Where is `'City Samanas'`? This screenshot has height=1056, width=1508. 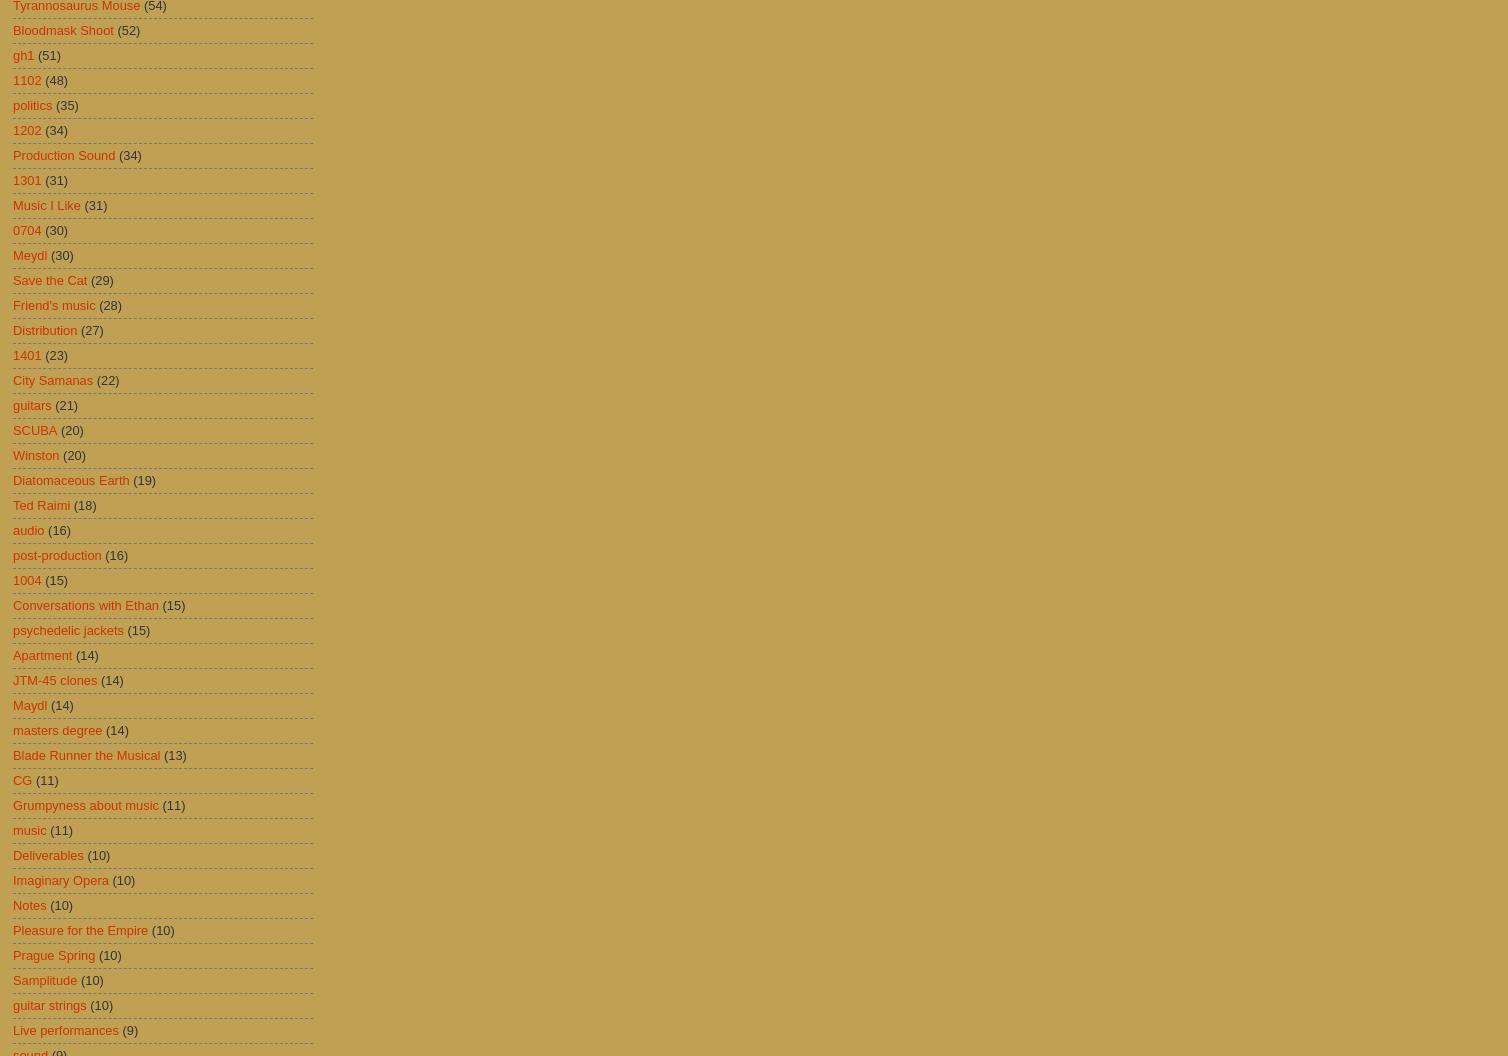 'City Samanas' is located at coordinates (52, 379).